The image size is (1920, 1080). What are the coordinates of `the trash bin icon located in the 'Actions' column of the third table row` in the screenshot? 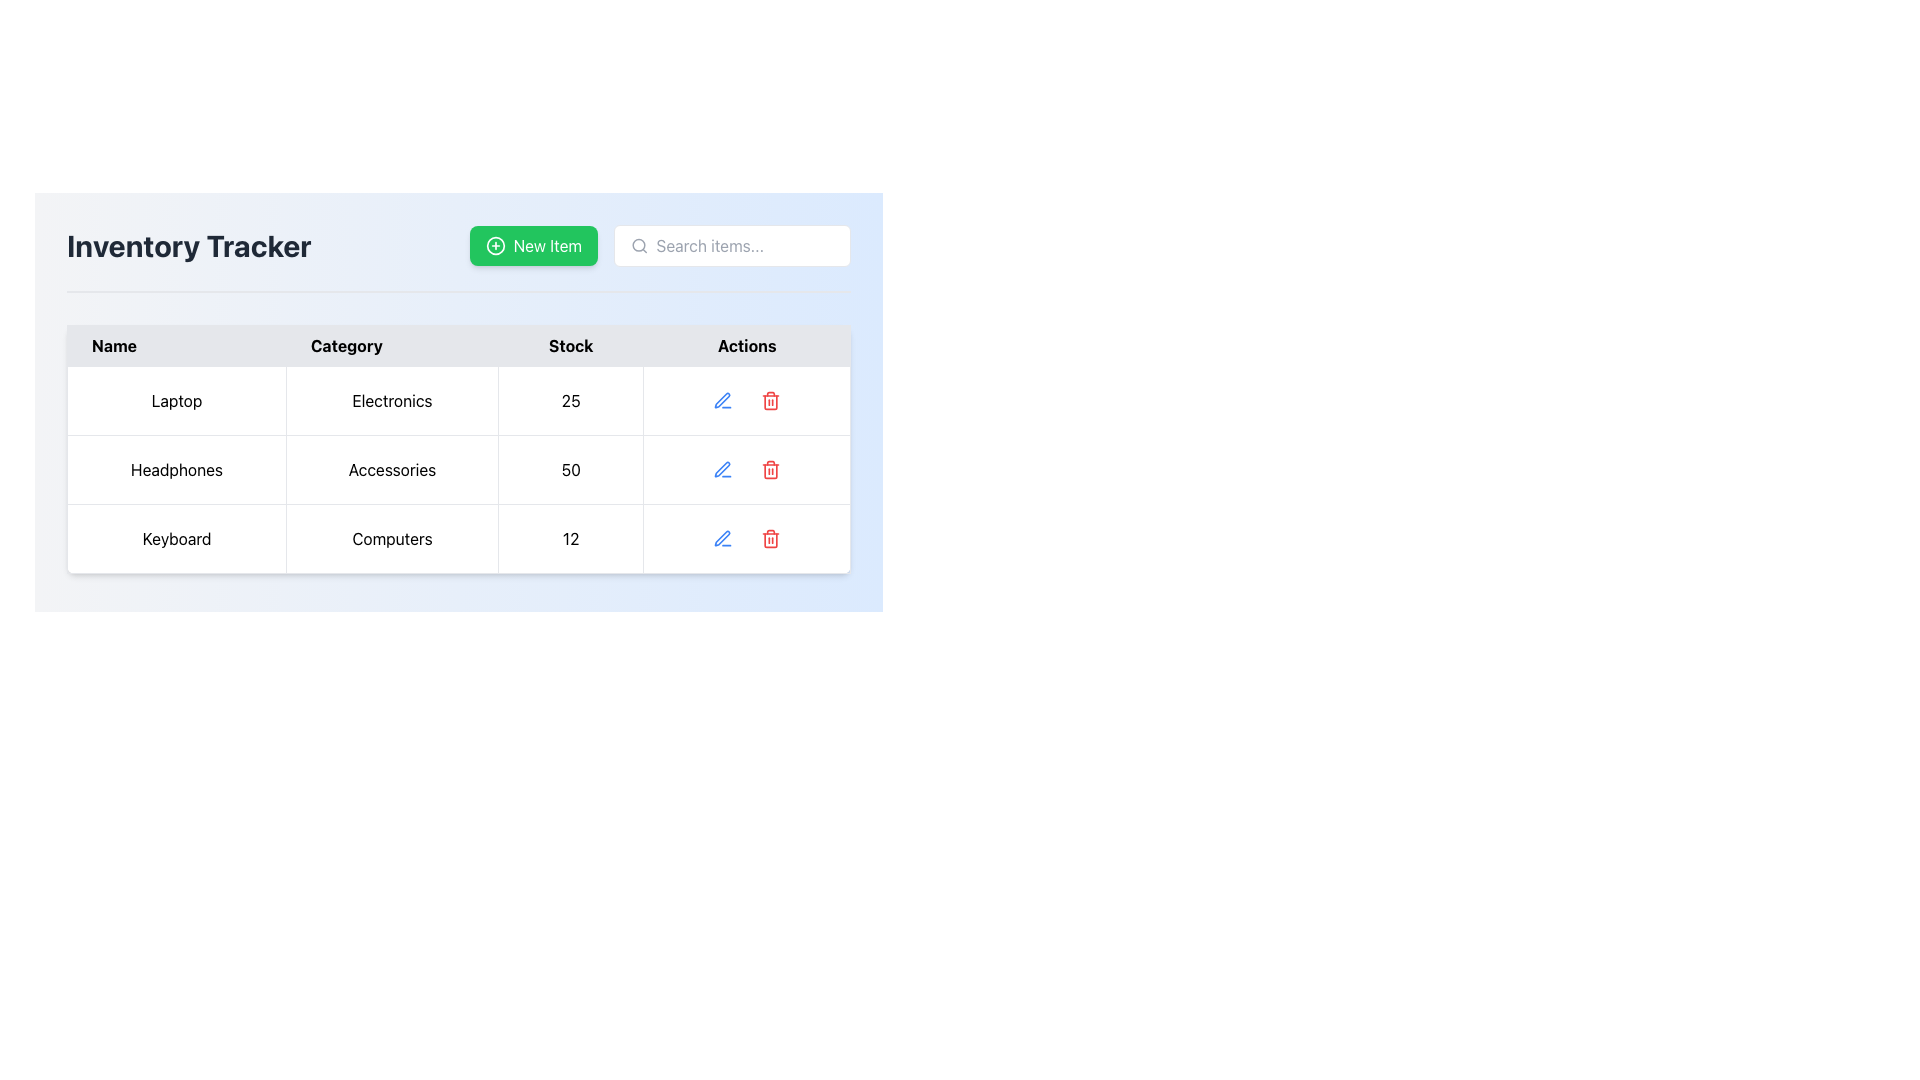 It's located at (770, 540).